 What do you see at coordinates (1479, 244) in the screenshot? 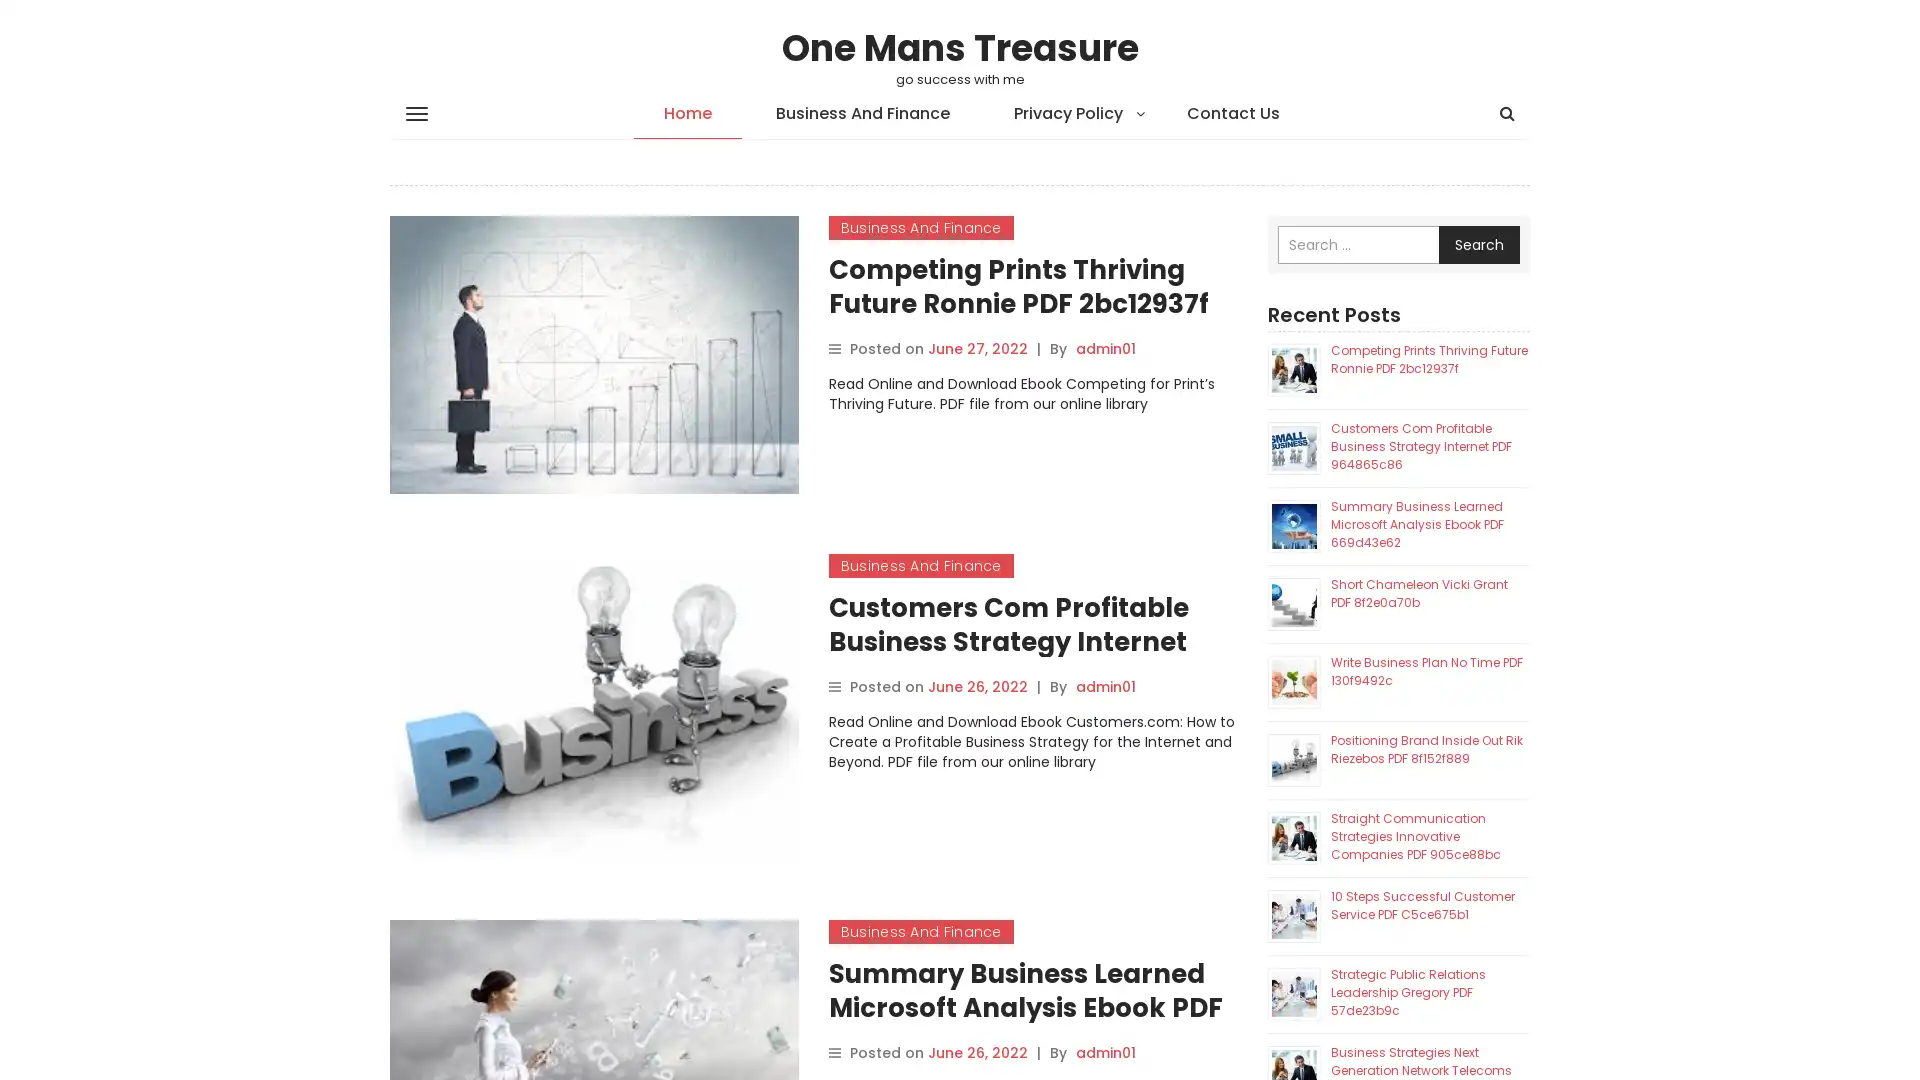
I see `Search` at bounding box center [1479, 244].